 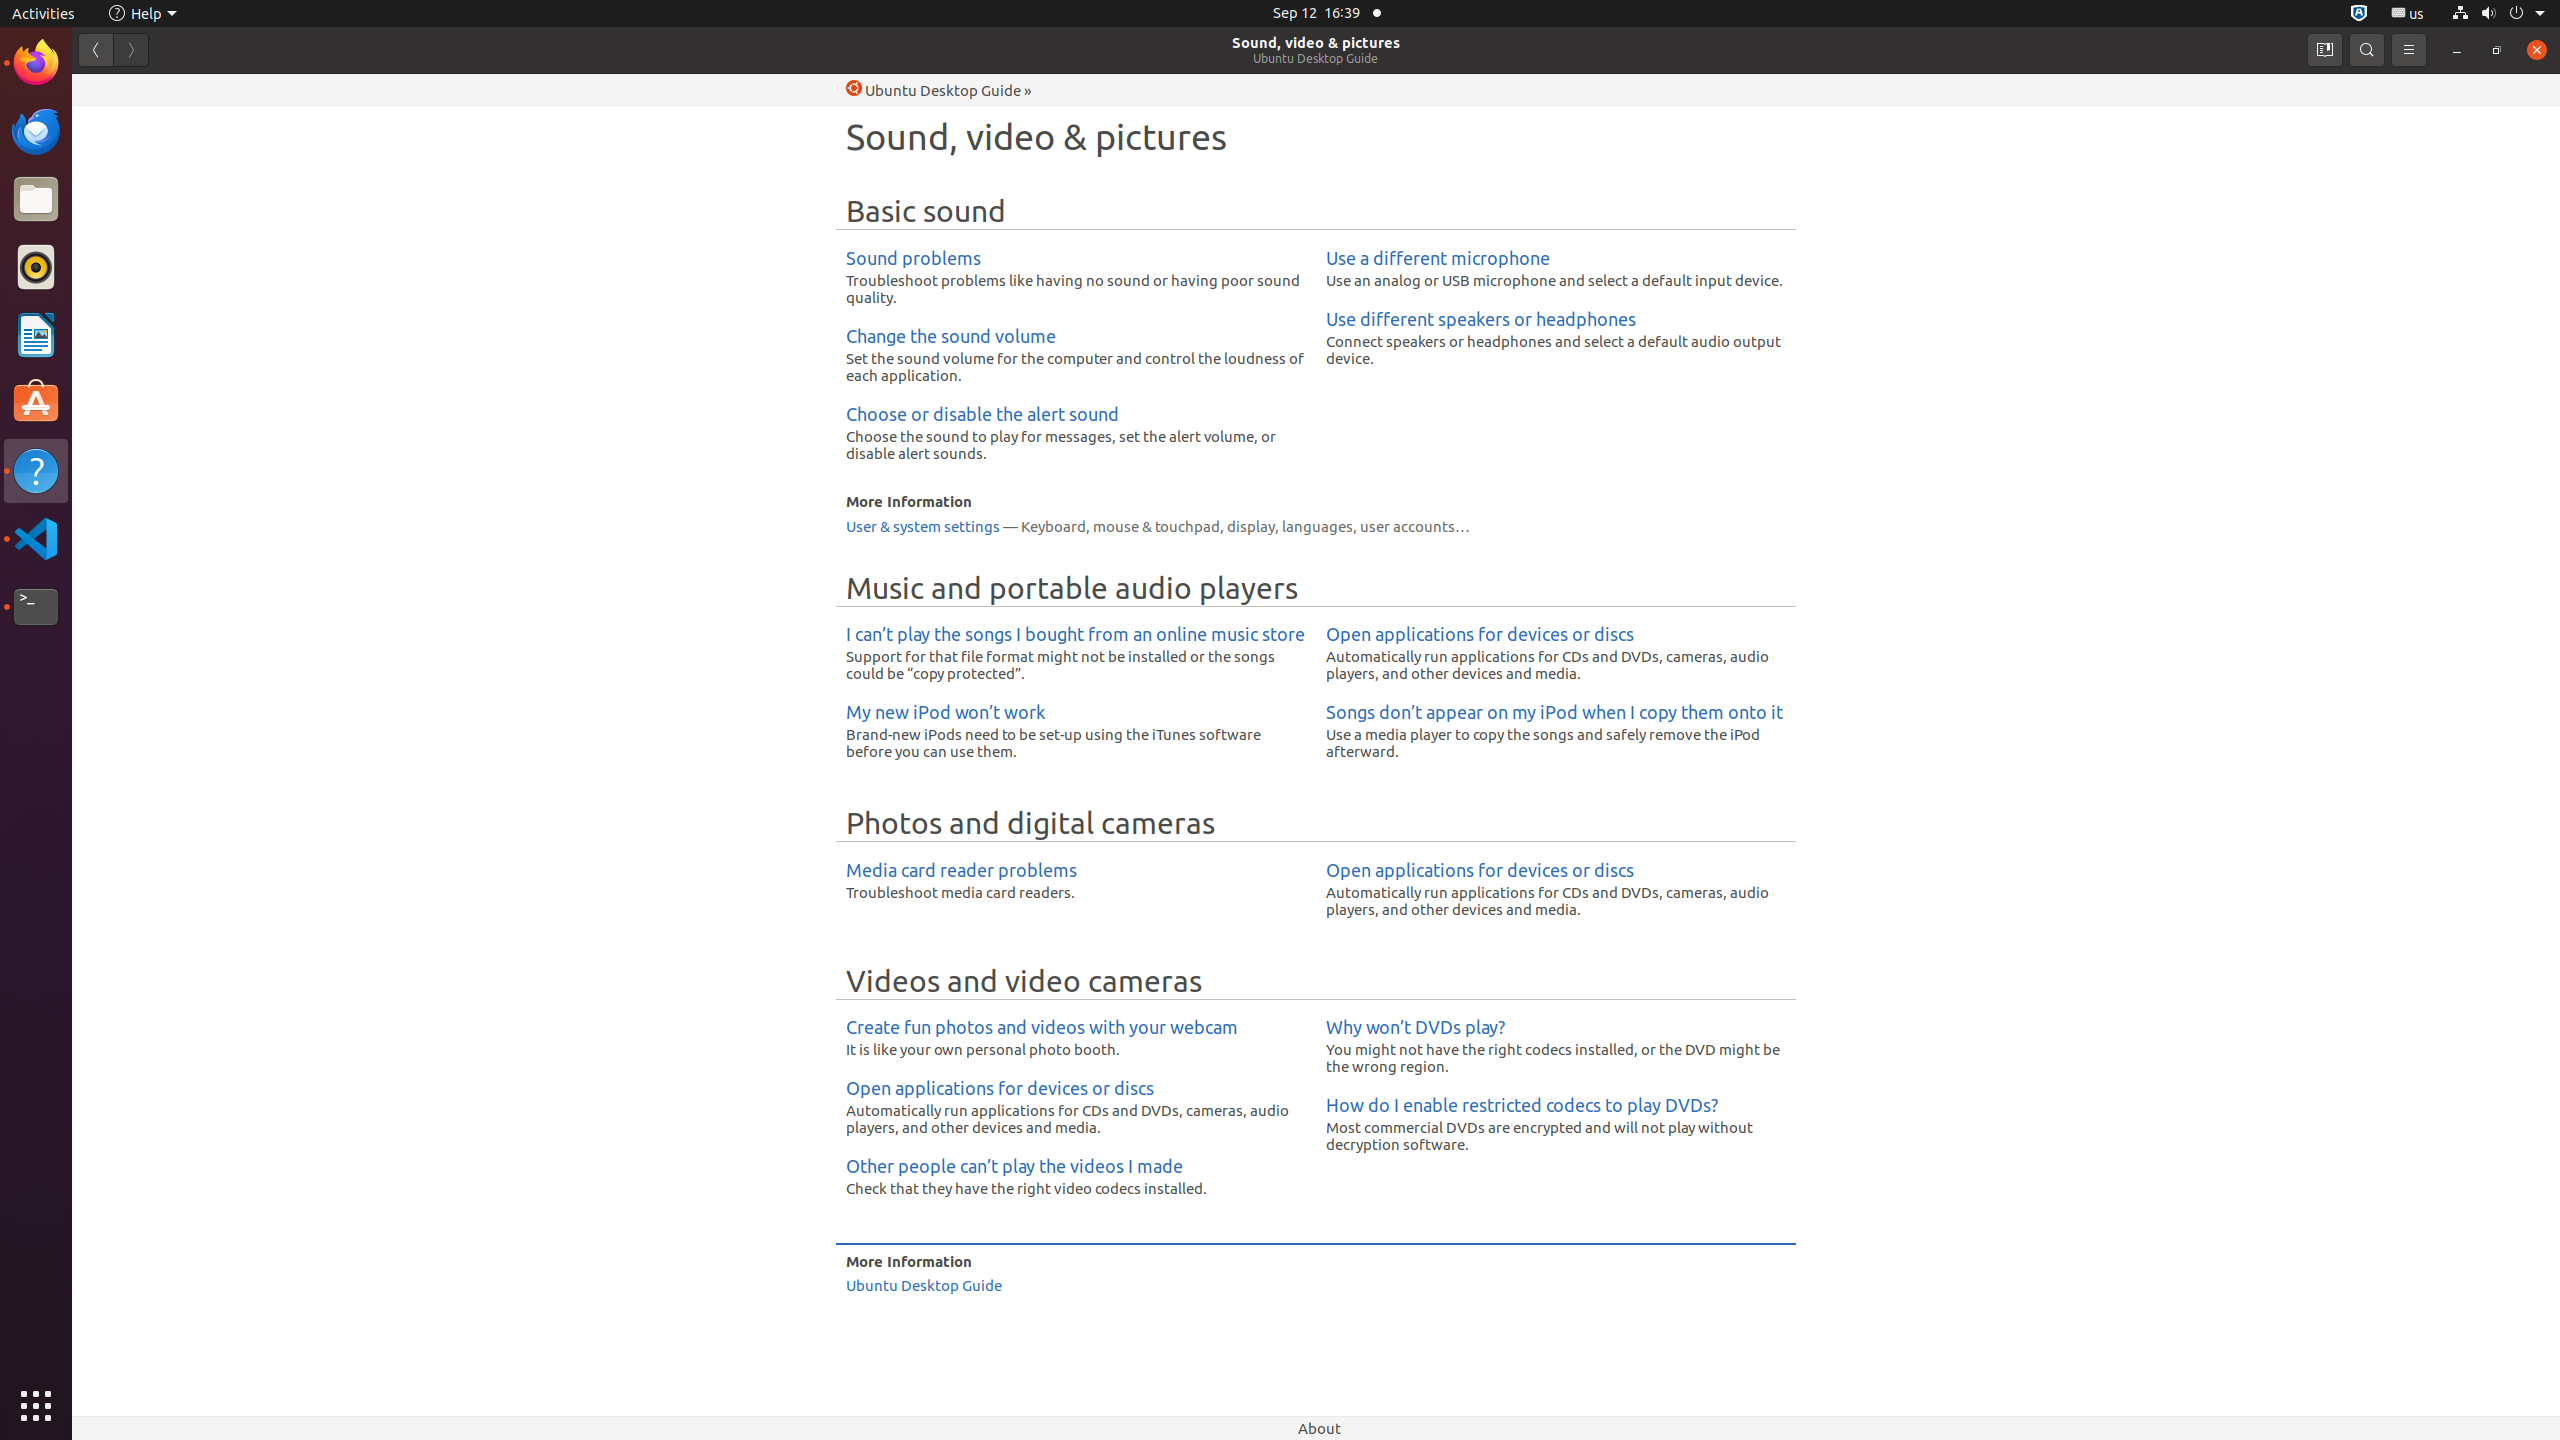 I want to click on 'Restore', so click(x=2496, y=49).